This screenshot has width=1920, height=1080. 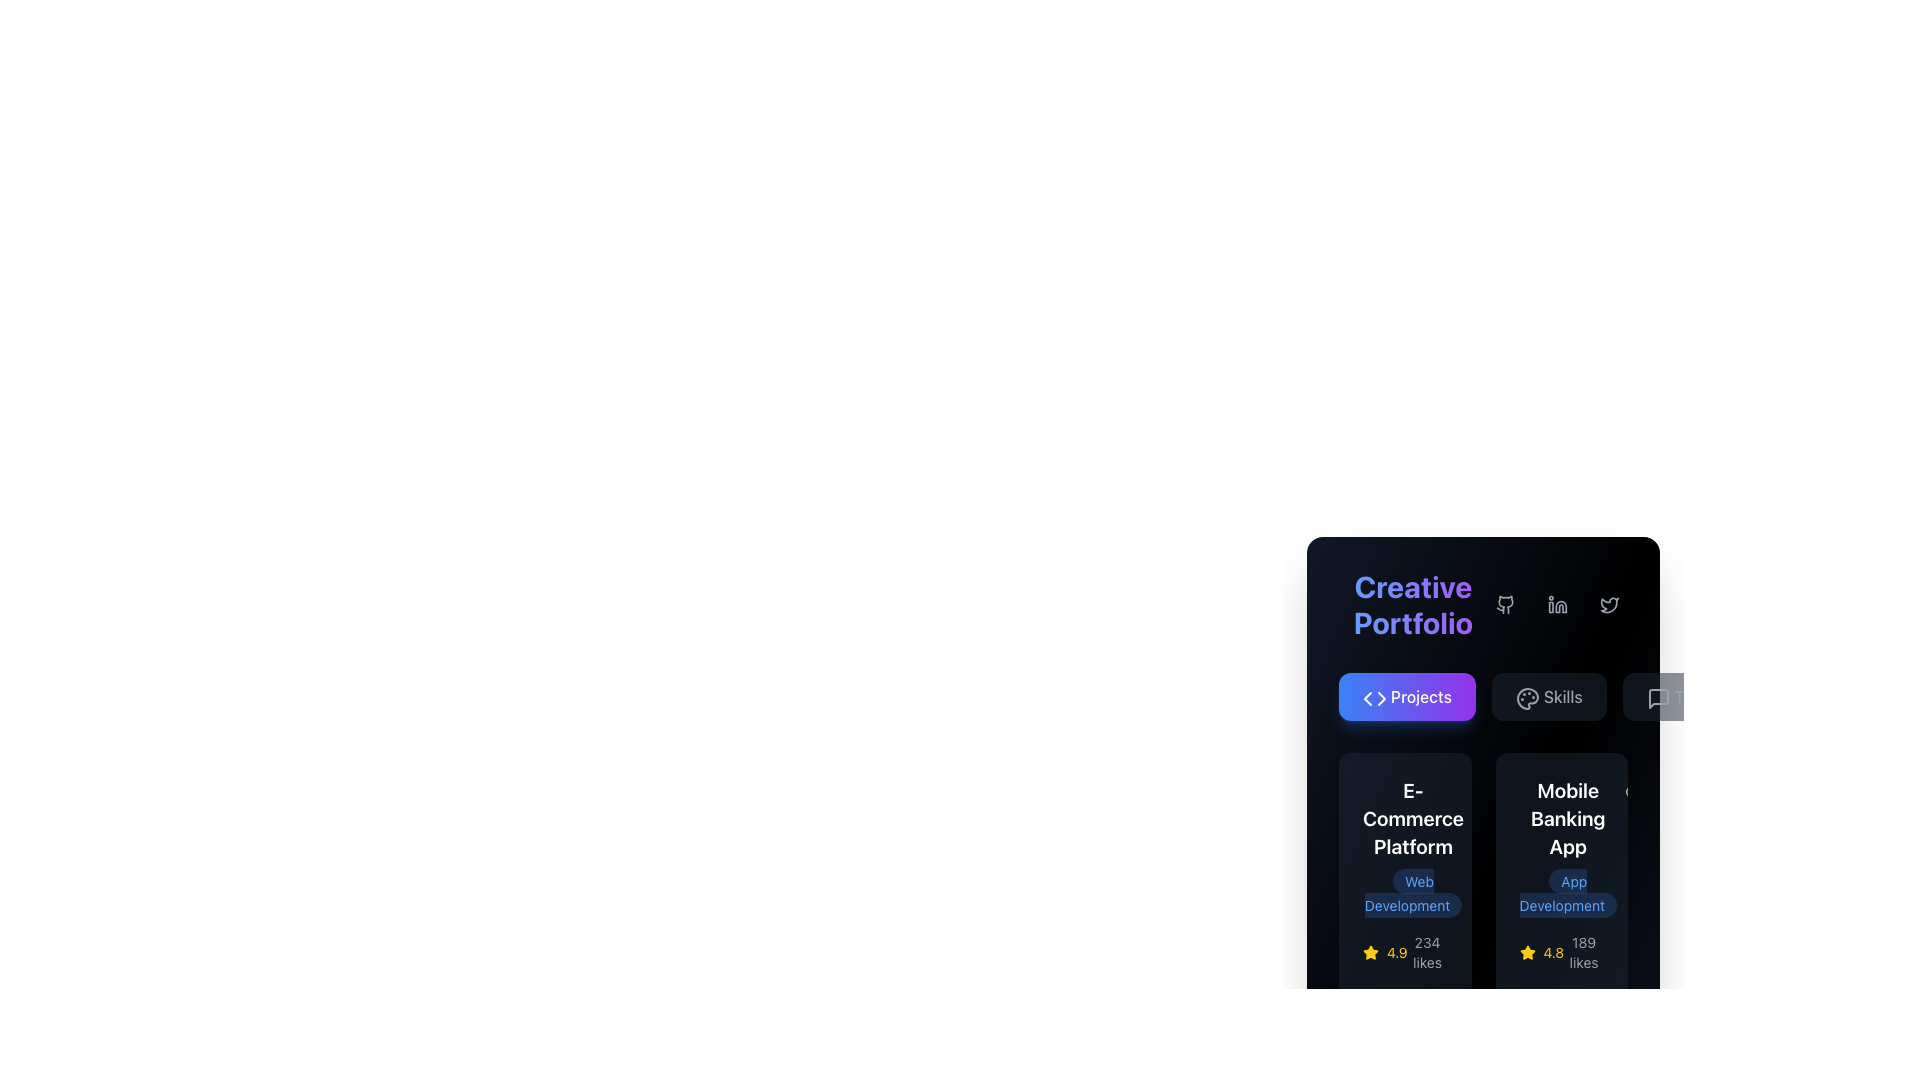 I want to click on the yellow star-shaped icon that represents a rating of '4.9' in the bottom-left region of the card for the E-Commerce Platform, so click(x=1370, y=951).